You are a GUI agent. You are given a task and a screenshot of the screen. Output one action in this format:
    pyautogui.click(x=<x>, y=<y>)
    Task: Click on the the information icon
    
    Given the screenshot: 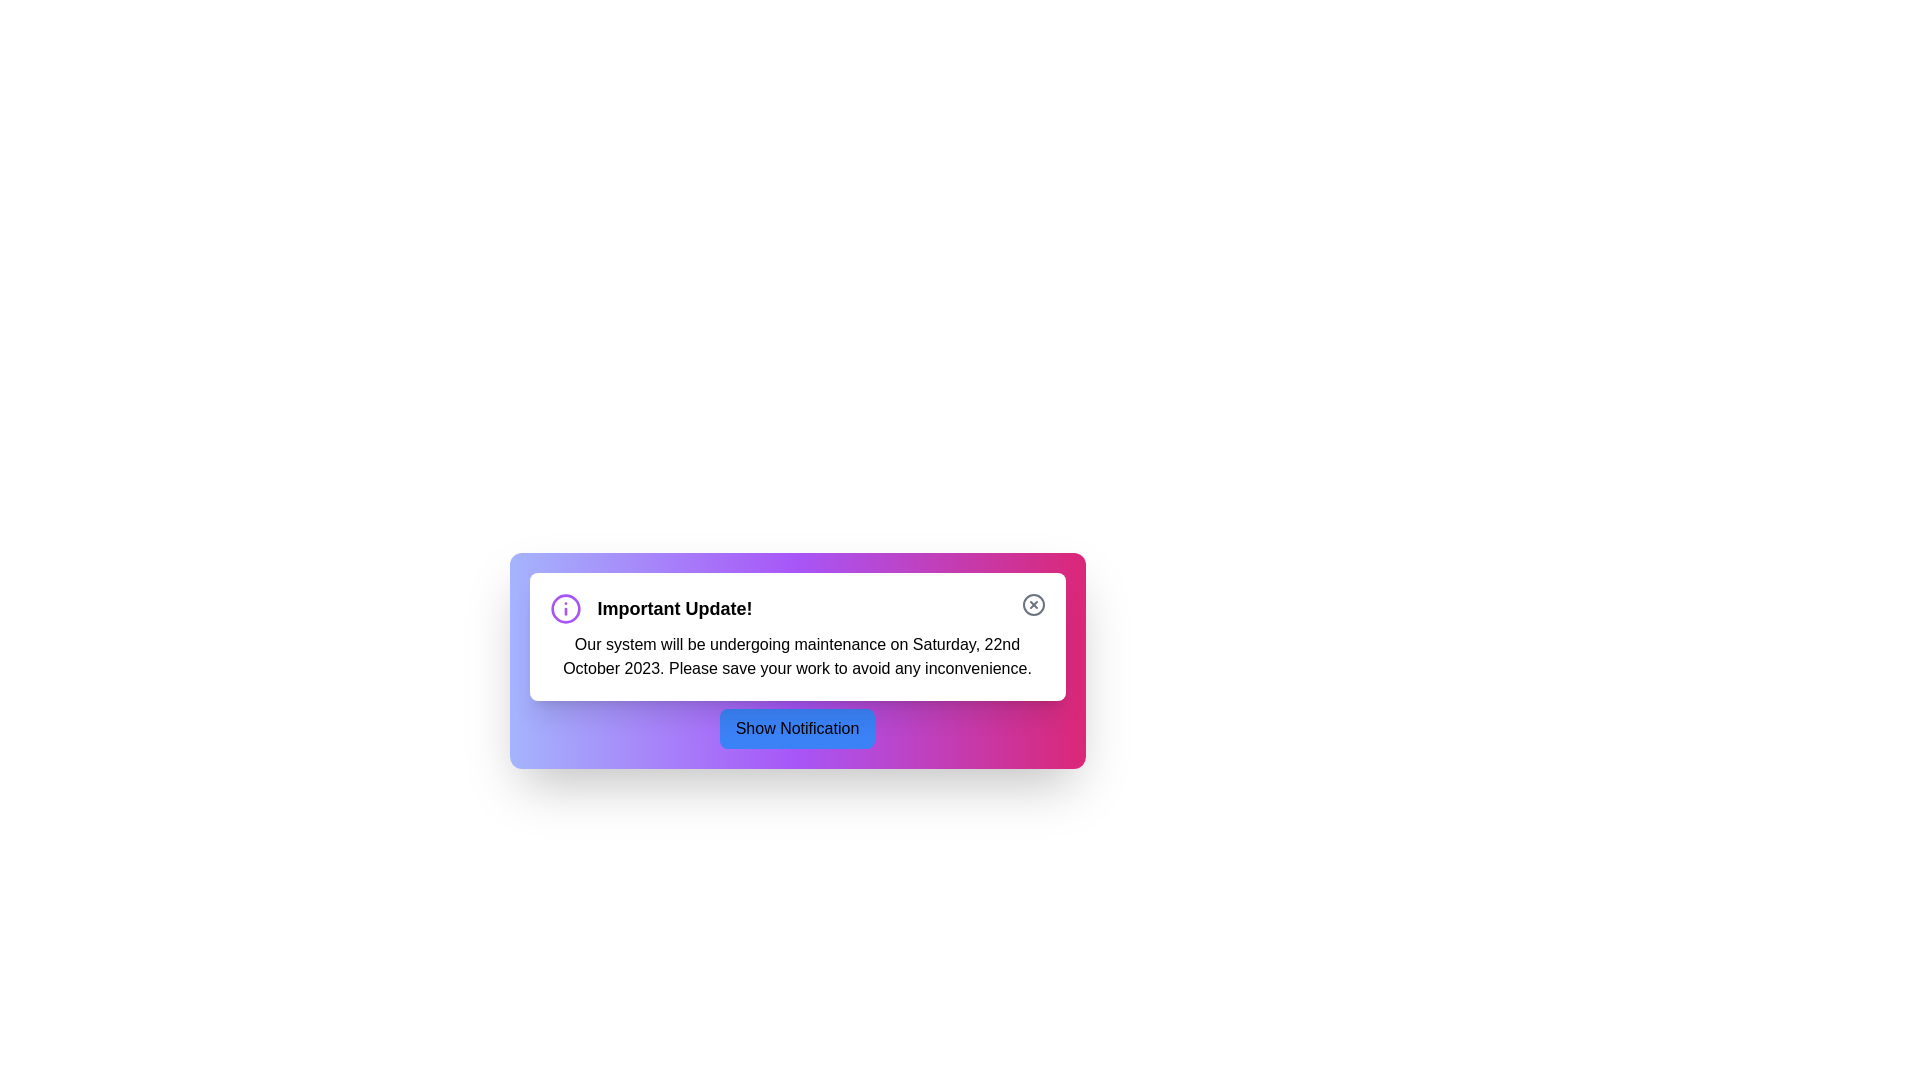 What is the action you would take?
    pyautogui.click(x=564, y=608)
    